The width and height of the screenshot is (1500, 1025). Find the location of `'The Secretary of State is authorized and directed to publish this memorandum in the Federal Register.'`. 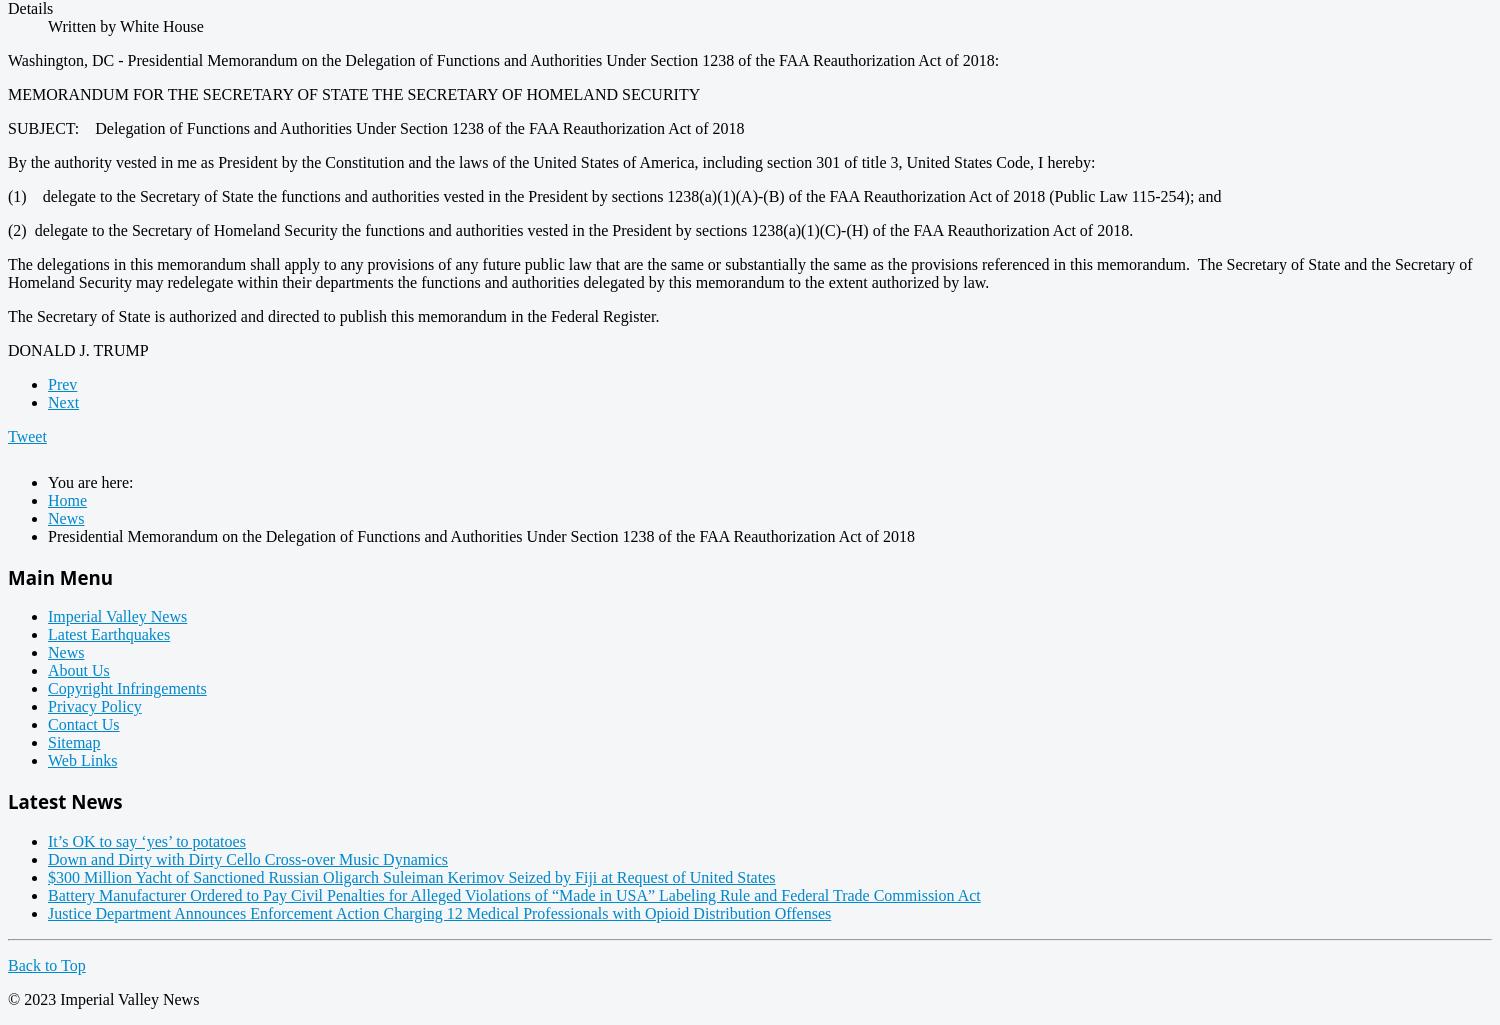

'The Secretary of State is authorized and directed to publish this memorandum in the Federal Register.' is located at coordinates (332, 315).